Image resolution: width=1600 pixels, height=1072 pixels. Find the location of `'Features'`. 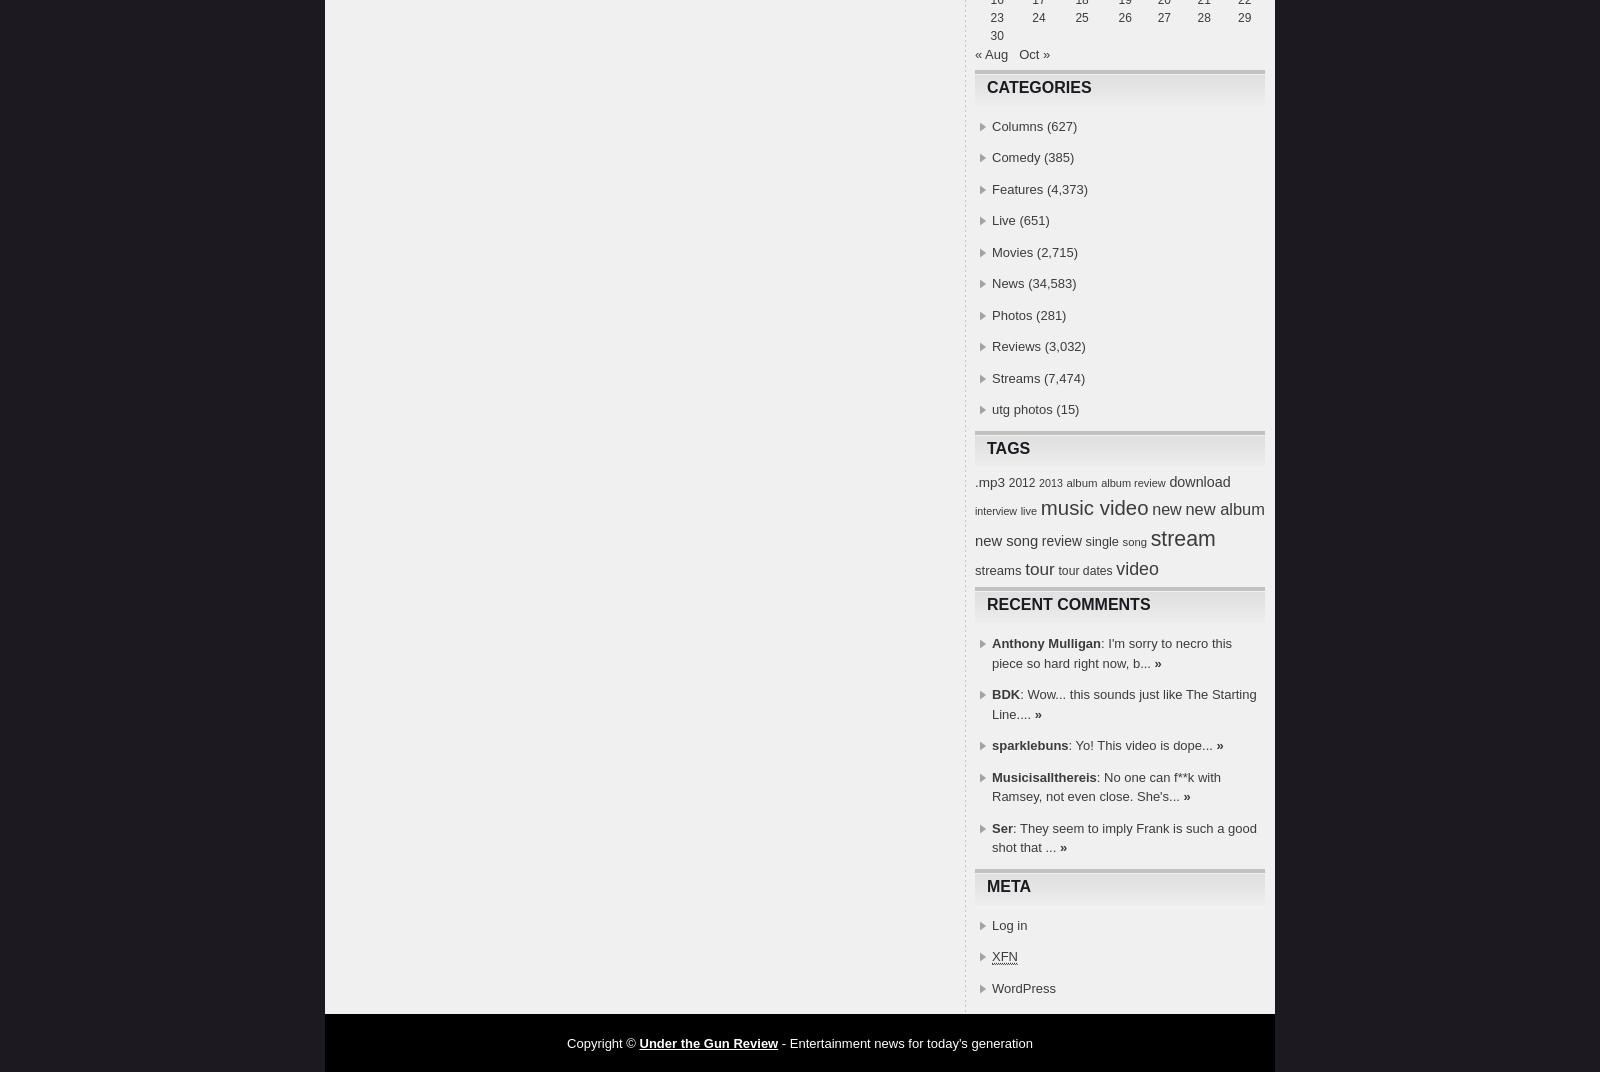

'Features' is located at coordinates (1017, 187).